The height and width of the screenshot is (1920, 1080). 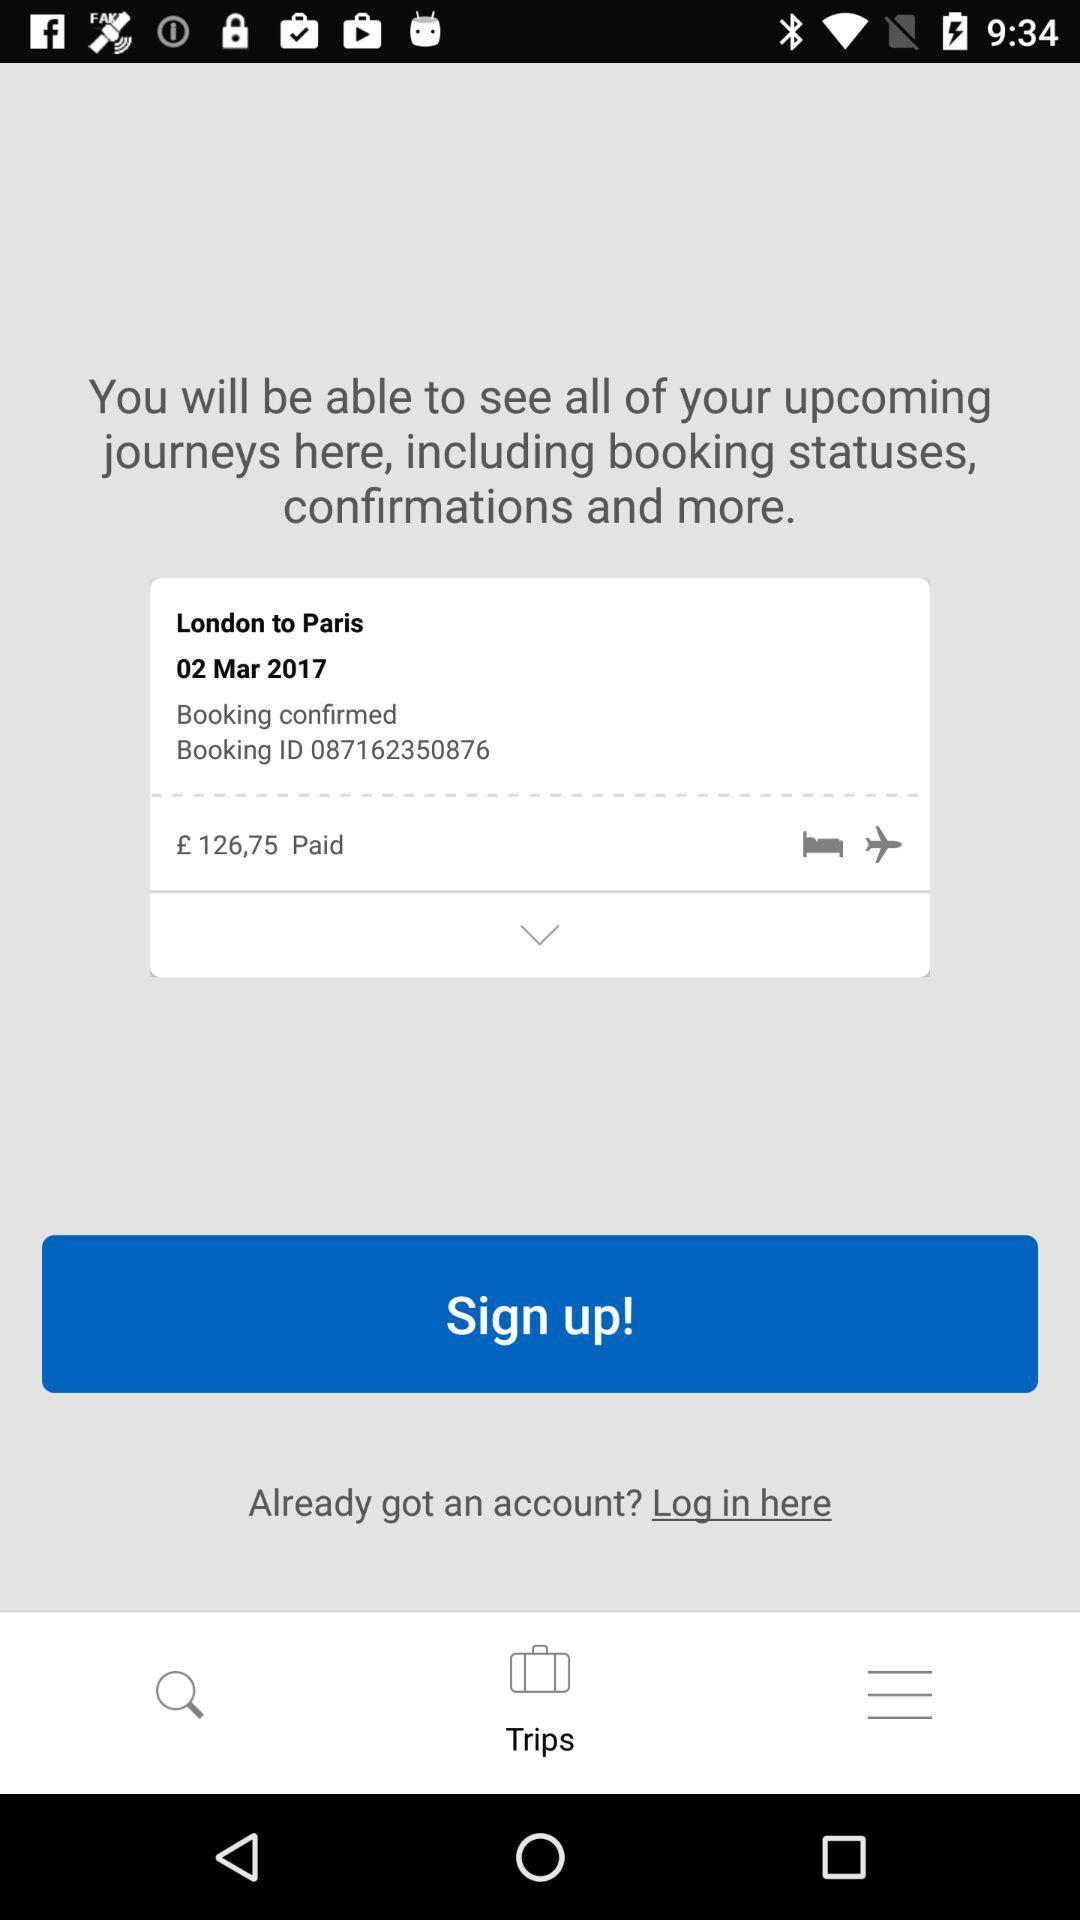 What do you see at coordinates (540, 1314) in the screenshot?
I see `sign up! item` at bounding box center [540, 1314].